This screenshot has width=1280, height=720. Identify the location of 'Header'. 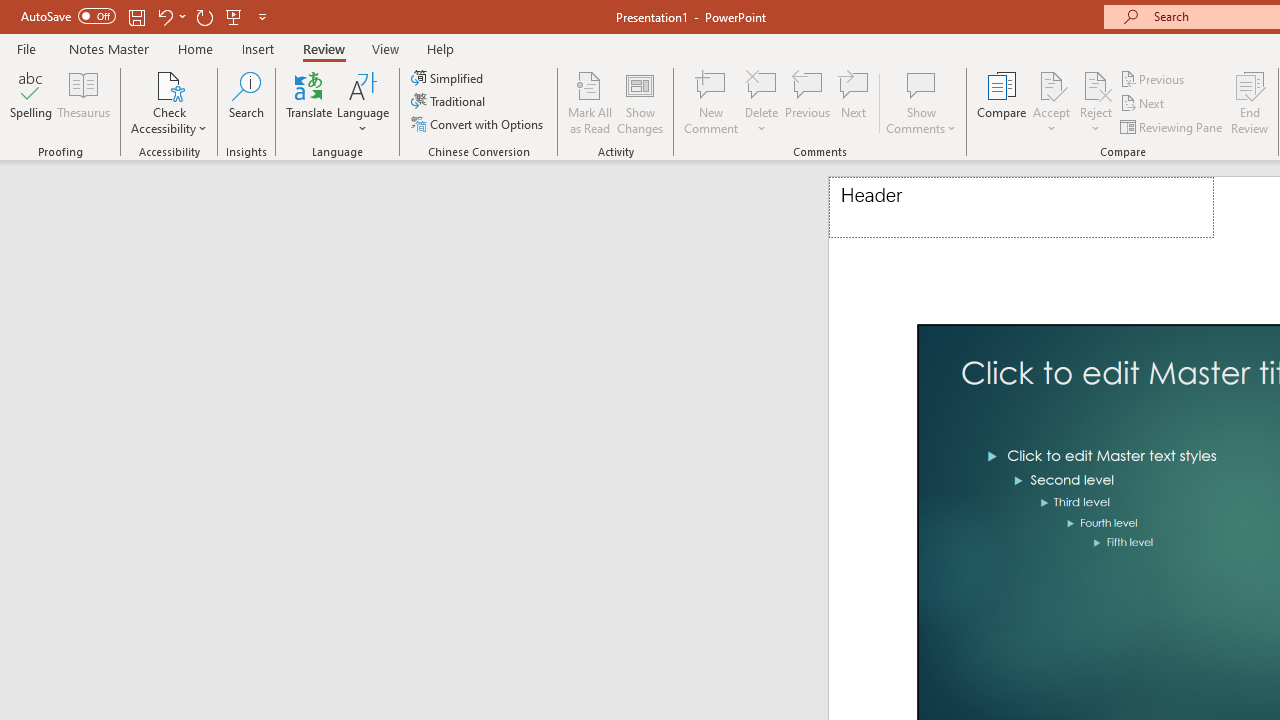
(1021, 207).